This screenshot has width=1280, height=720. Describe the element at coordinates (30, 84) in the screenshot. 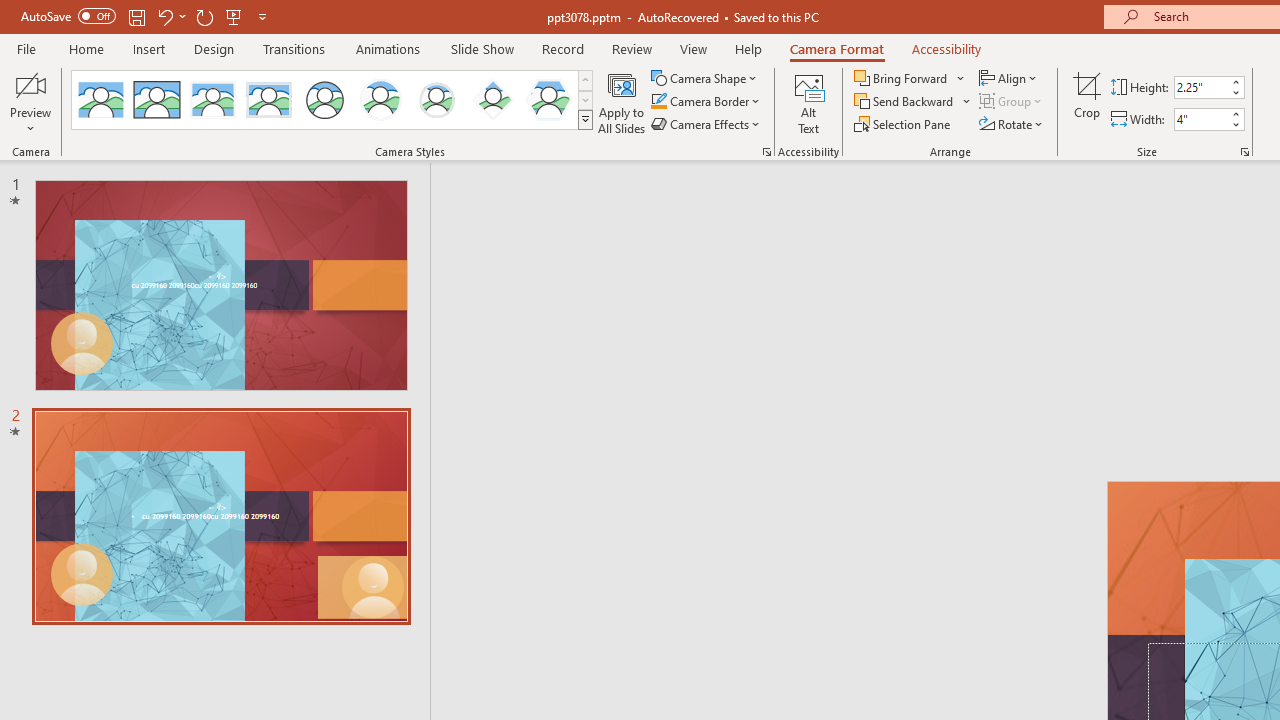

I see `'Enable Camera Preview'` at that location.